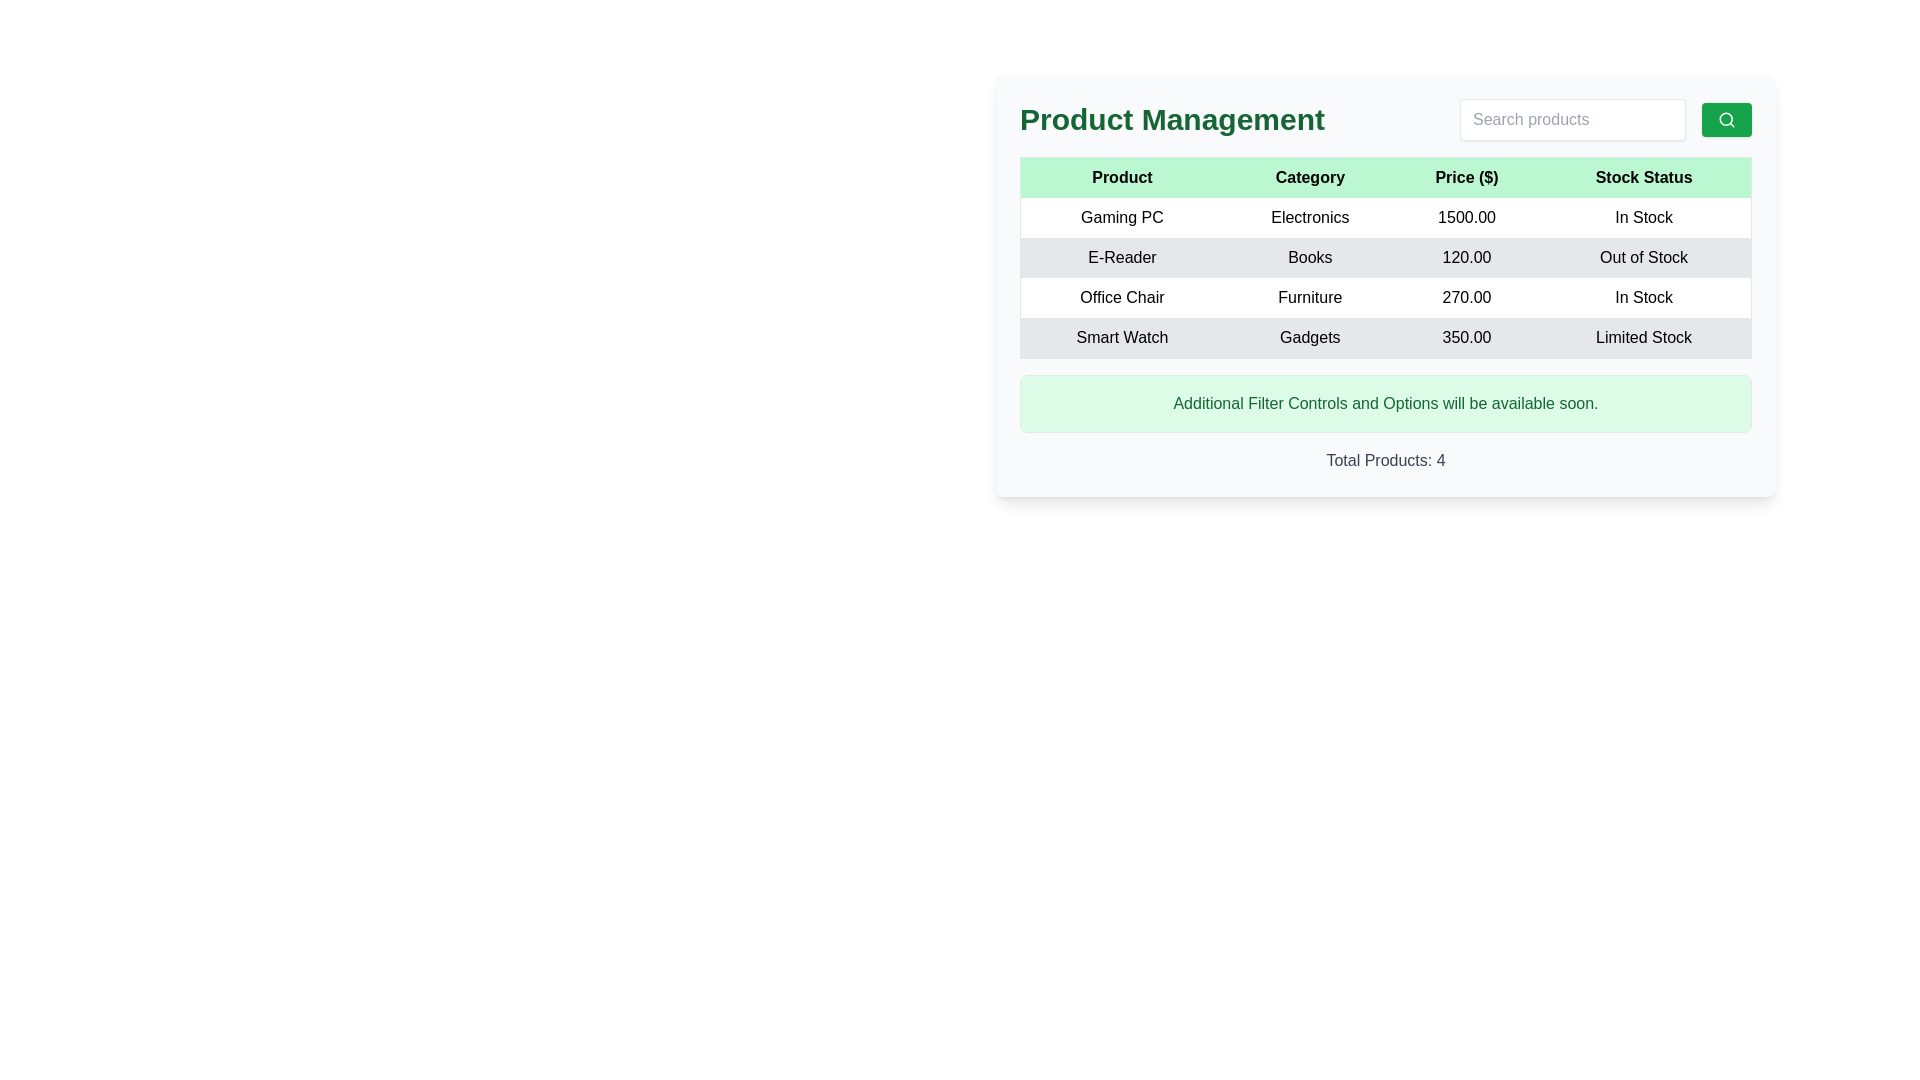 The image size is (1920, 1080). Describe the element at coordinates (1644, 297) in the screenshot. I see `the text label displaying the stock status for the product 'Office Chair', located in the fourth column of its row, adjacent to the price label '270.00'` at that location.